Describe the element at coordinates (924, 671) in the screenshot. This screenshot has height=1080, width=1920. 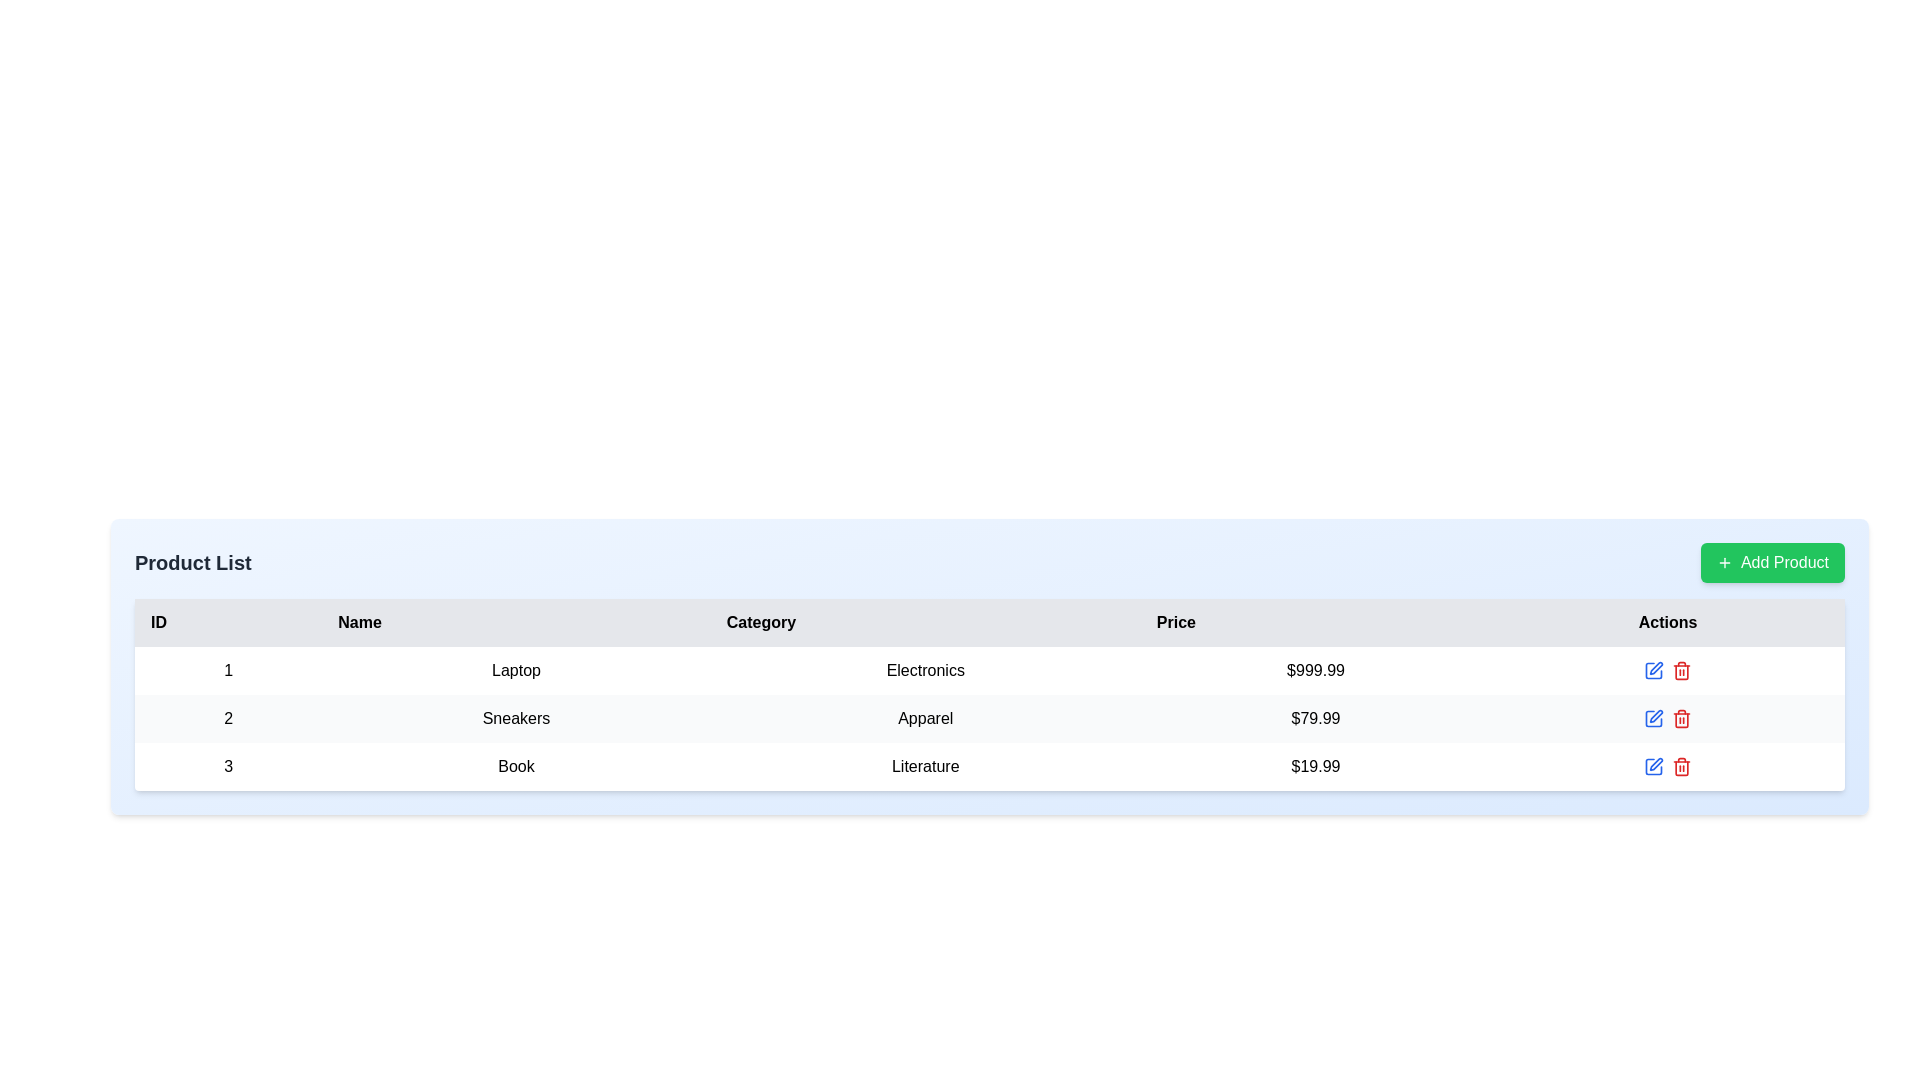
I see `the non-interactive text label indicating the category 'Category' for the product 'Laptop' located in the third cell of the second row in the table` at that location.